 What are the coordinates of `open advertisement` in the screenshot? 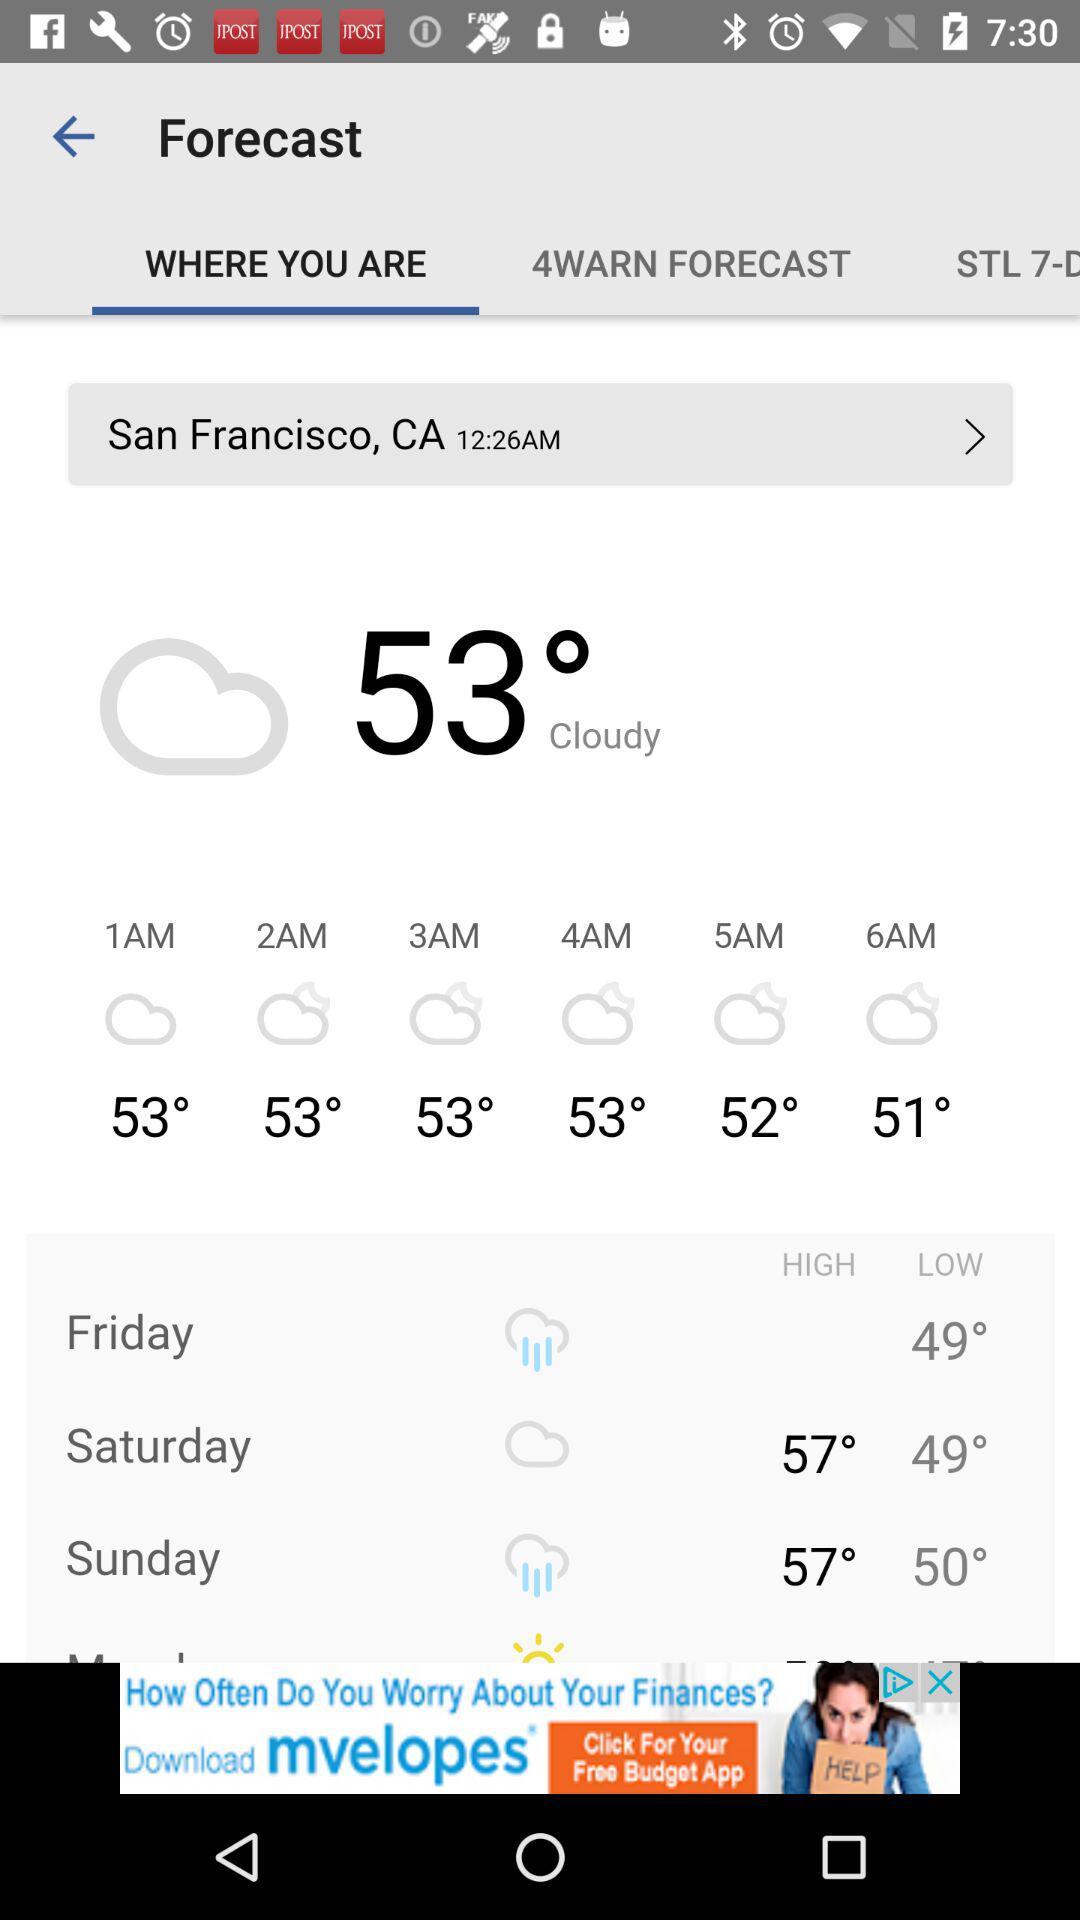 It's located at (540, 1727).